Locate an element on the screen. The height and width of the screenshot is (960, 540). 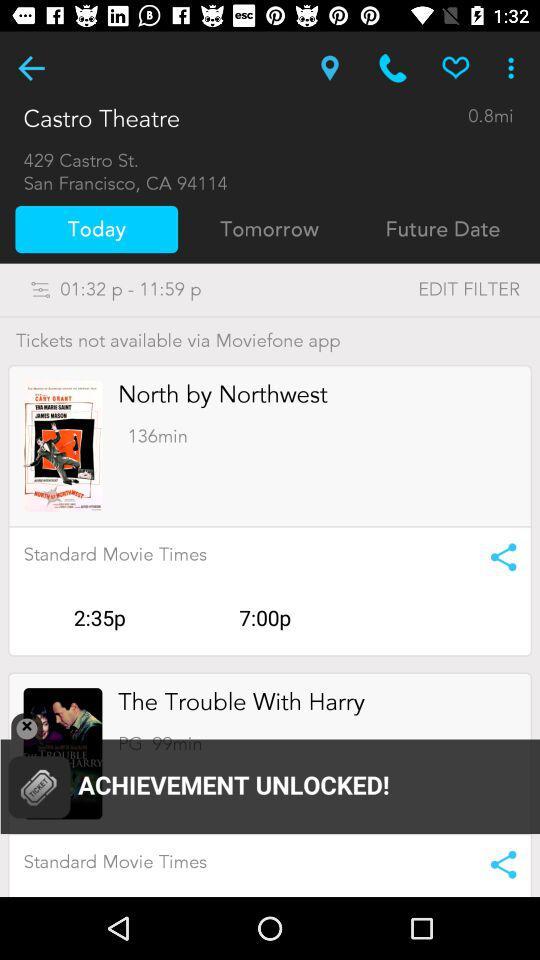
share button is located at coordinates (496, 863).